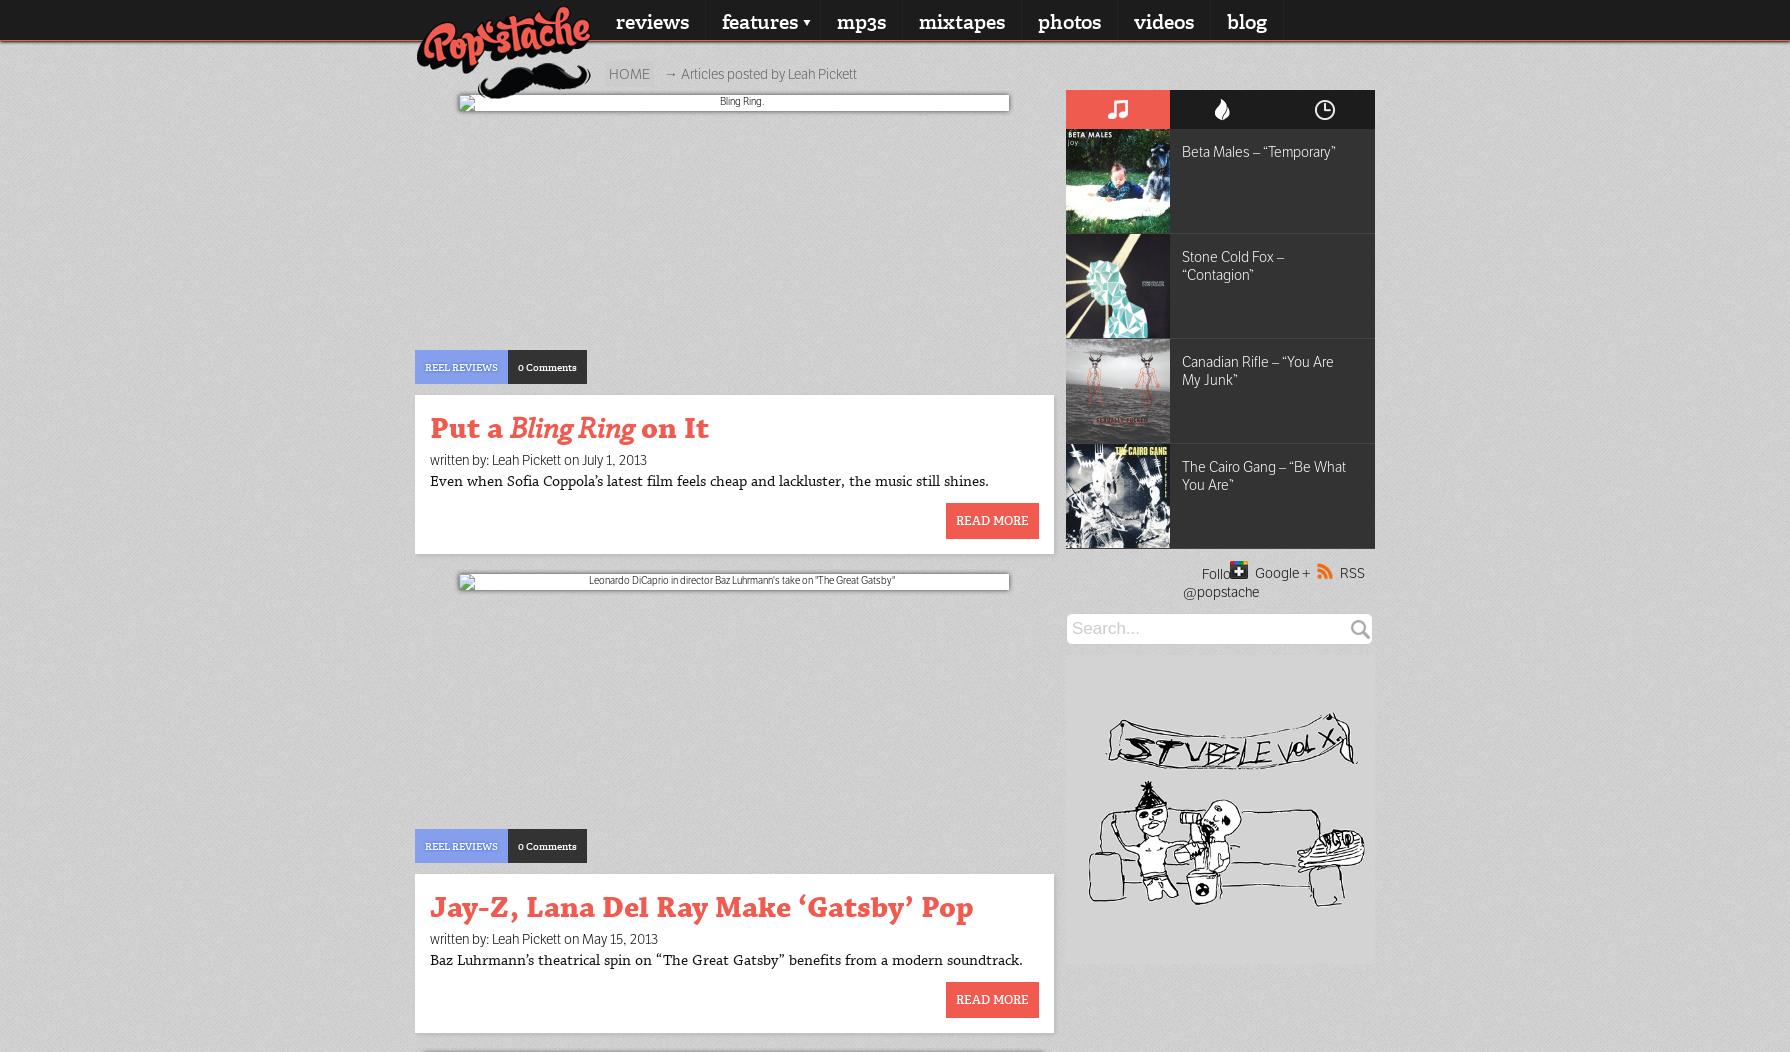 This screenshot has height=1052, width=1790. Describe the element at coordinates (767, 72) in the screenshot. I see `'Articles posted by Leah Pickett'` at that location.